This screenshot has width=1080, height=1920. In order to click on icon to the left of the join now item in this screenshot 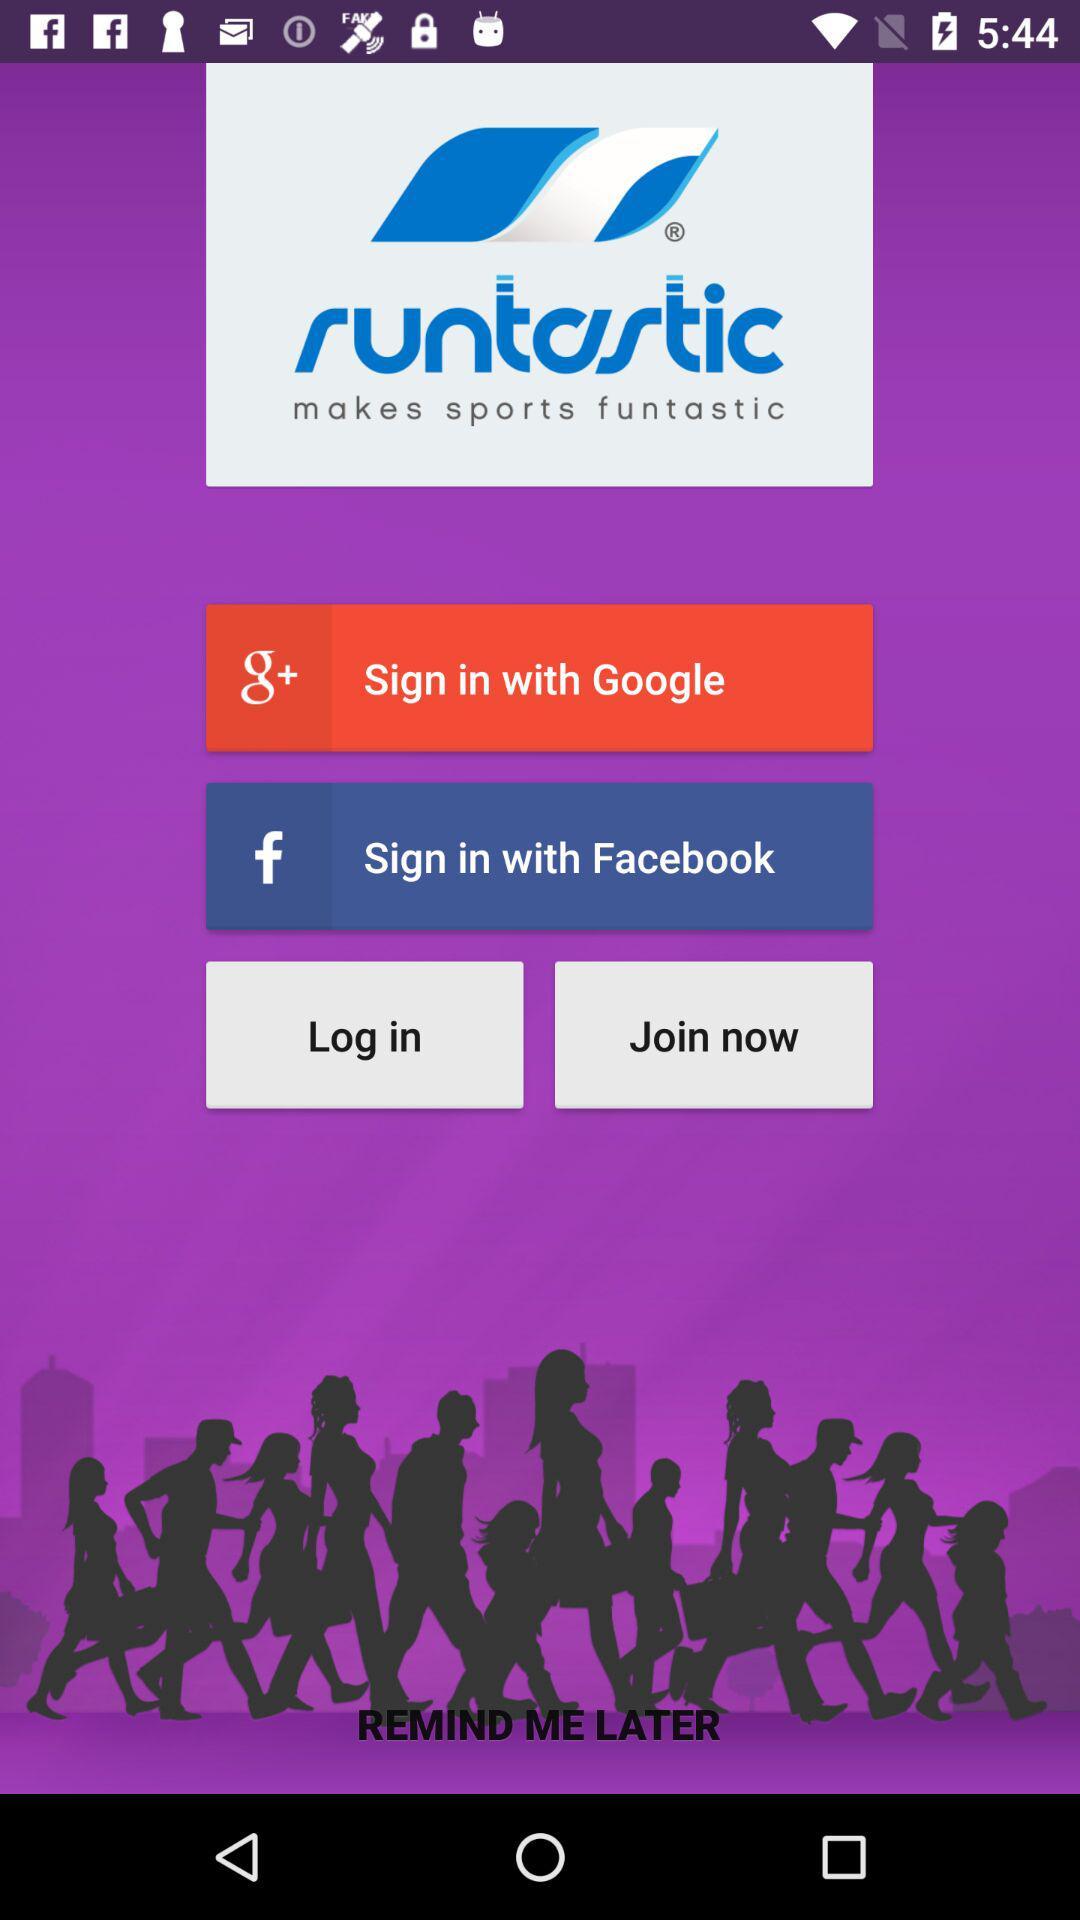, I will do `click(364, 1035)`.